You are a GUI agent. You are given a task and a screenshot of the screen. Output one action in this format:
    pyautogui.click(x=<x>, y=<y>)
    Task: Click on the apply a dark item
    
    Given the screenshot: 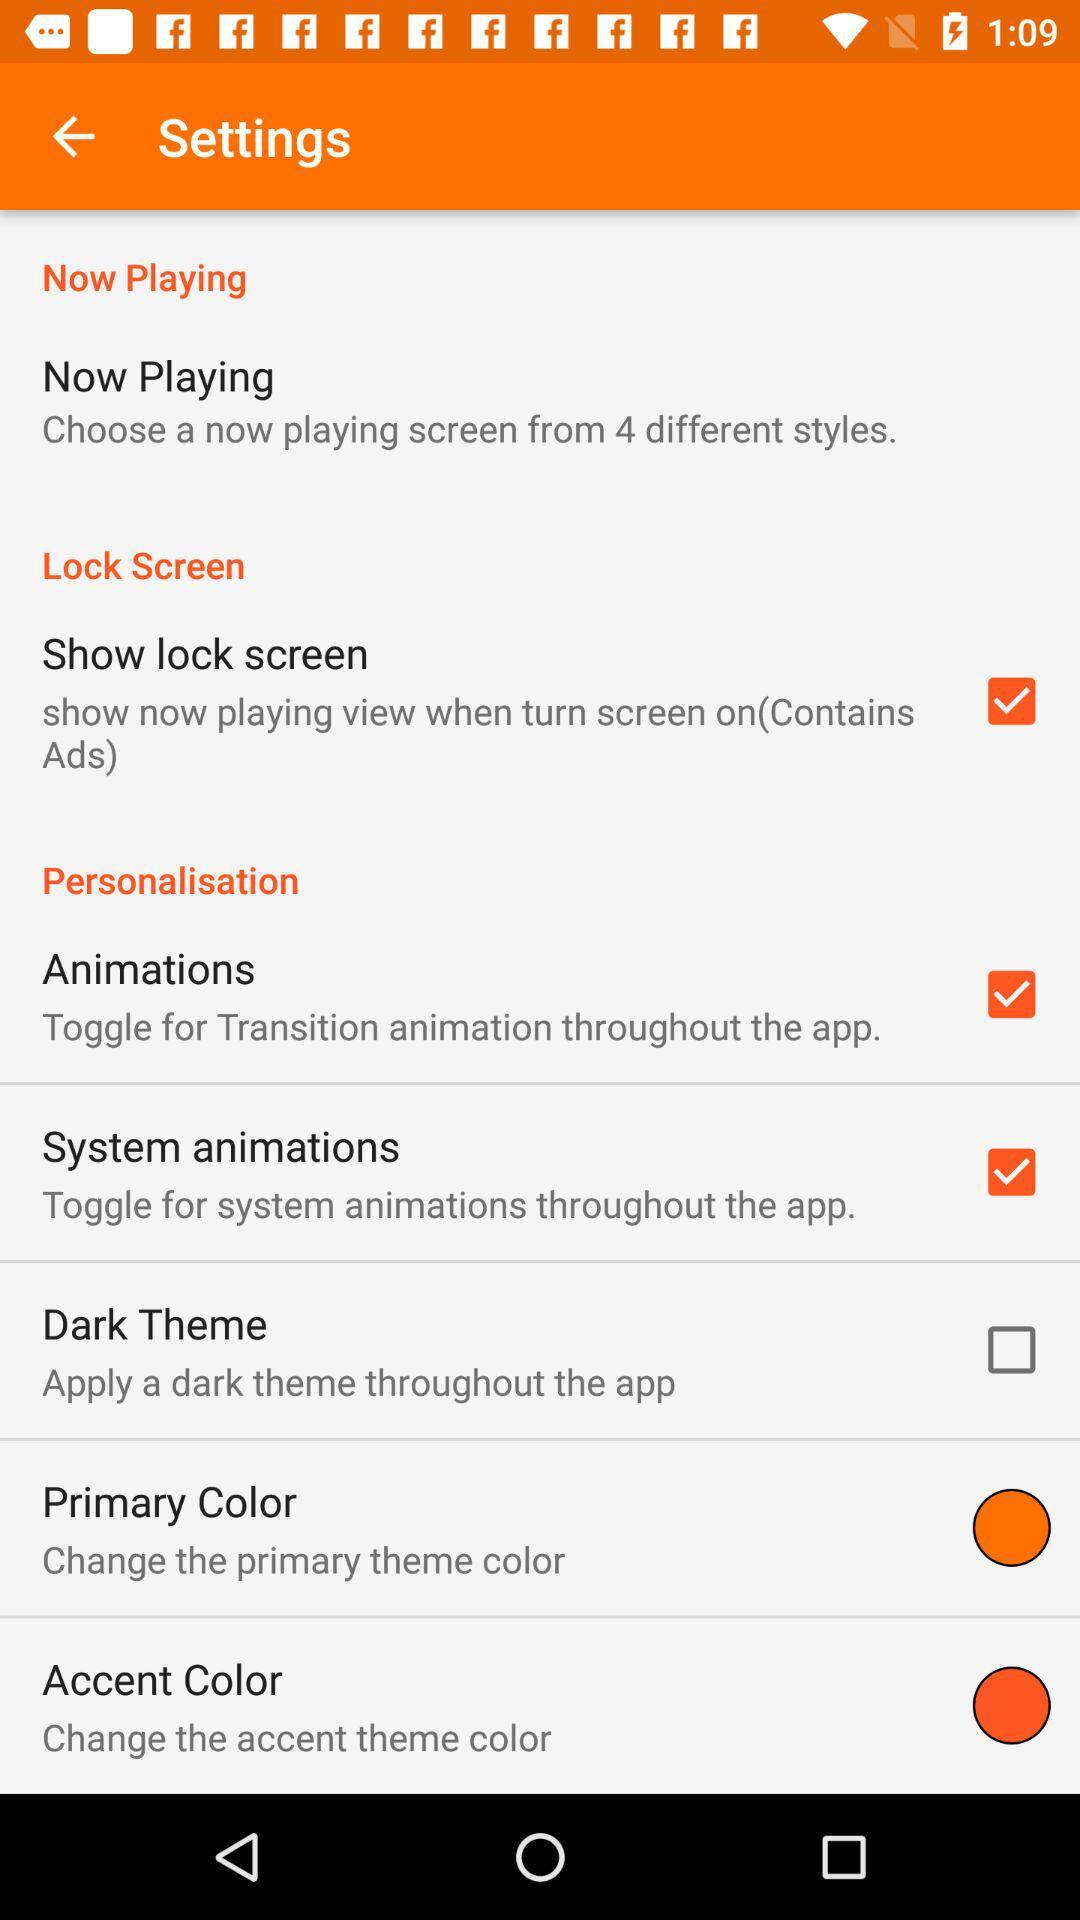 What is the action you would take?
    pyautogui.click(x=357, y=1380)
    